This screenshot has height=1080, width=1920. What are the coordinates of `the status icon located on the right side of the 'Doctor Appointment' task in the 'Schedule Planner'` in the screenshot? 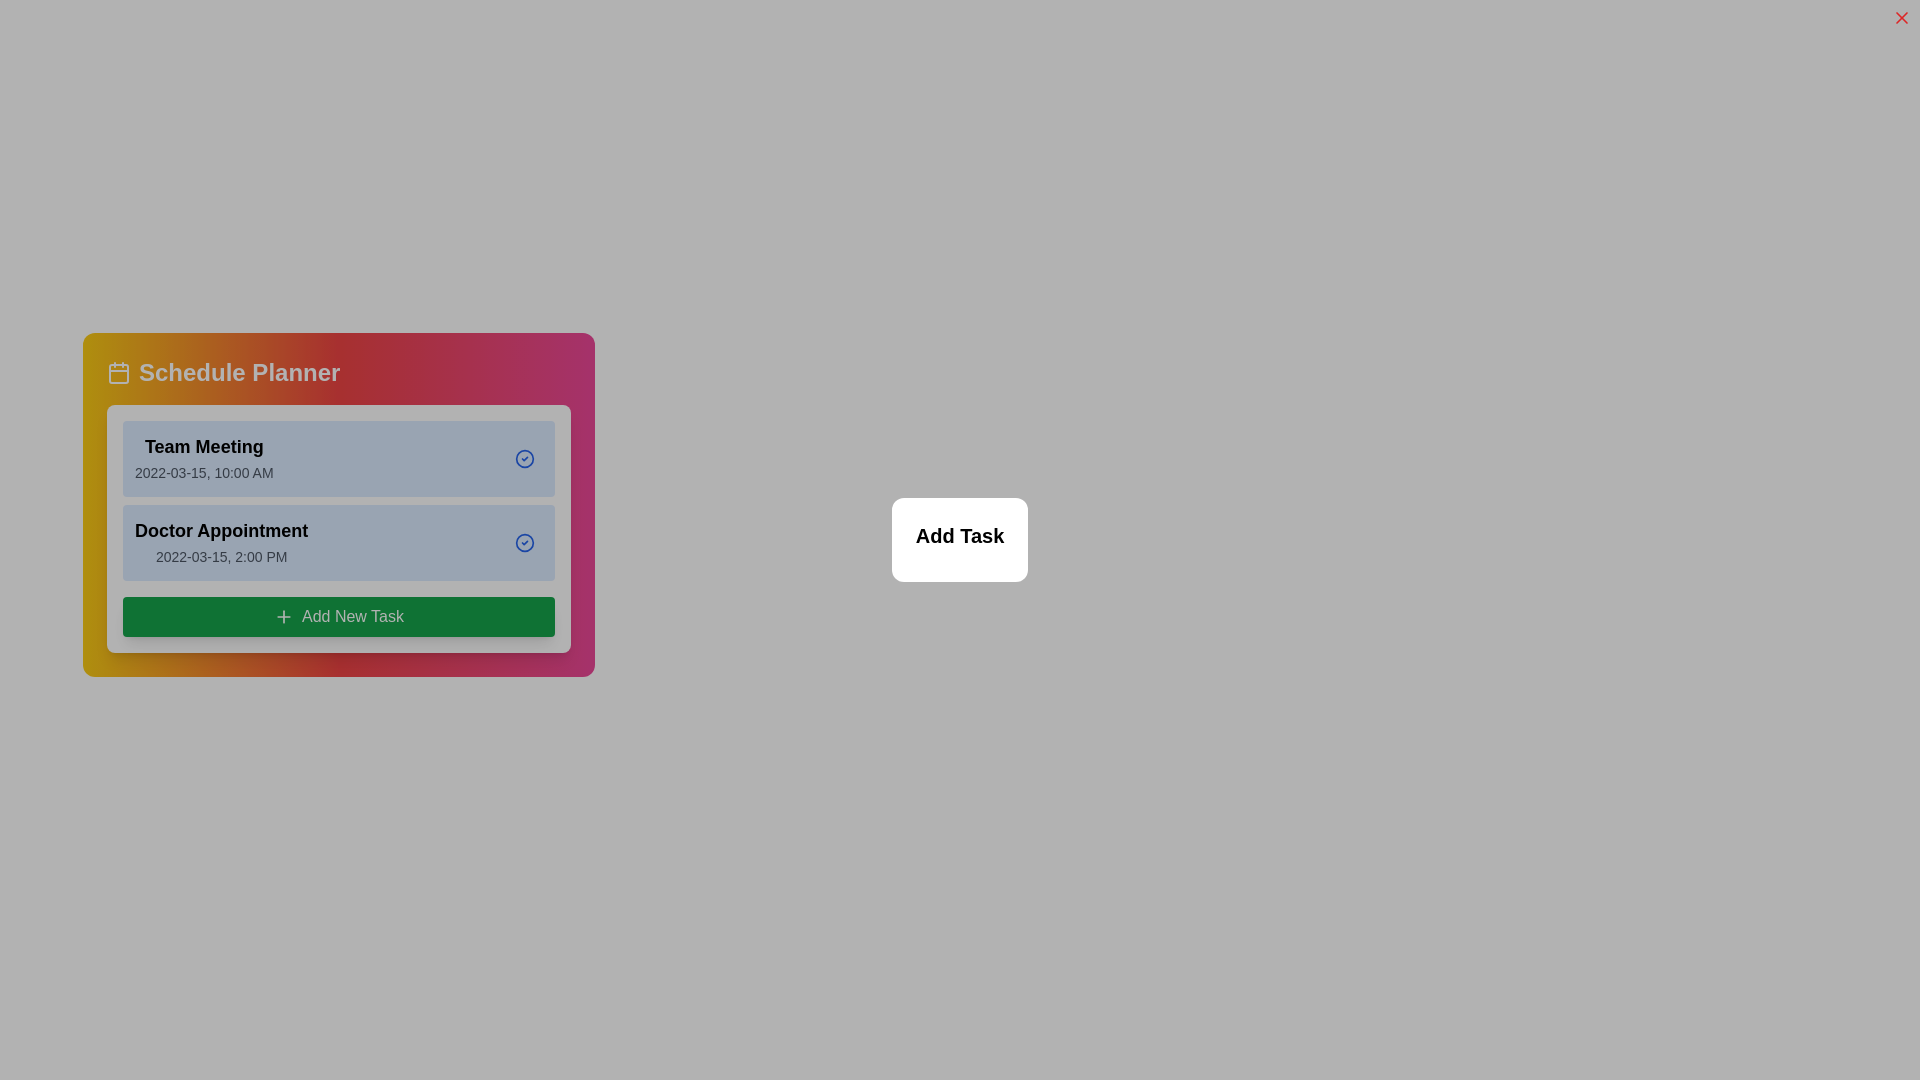 It's located at (524, 543).